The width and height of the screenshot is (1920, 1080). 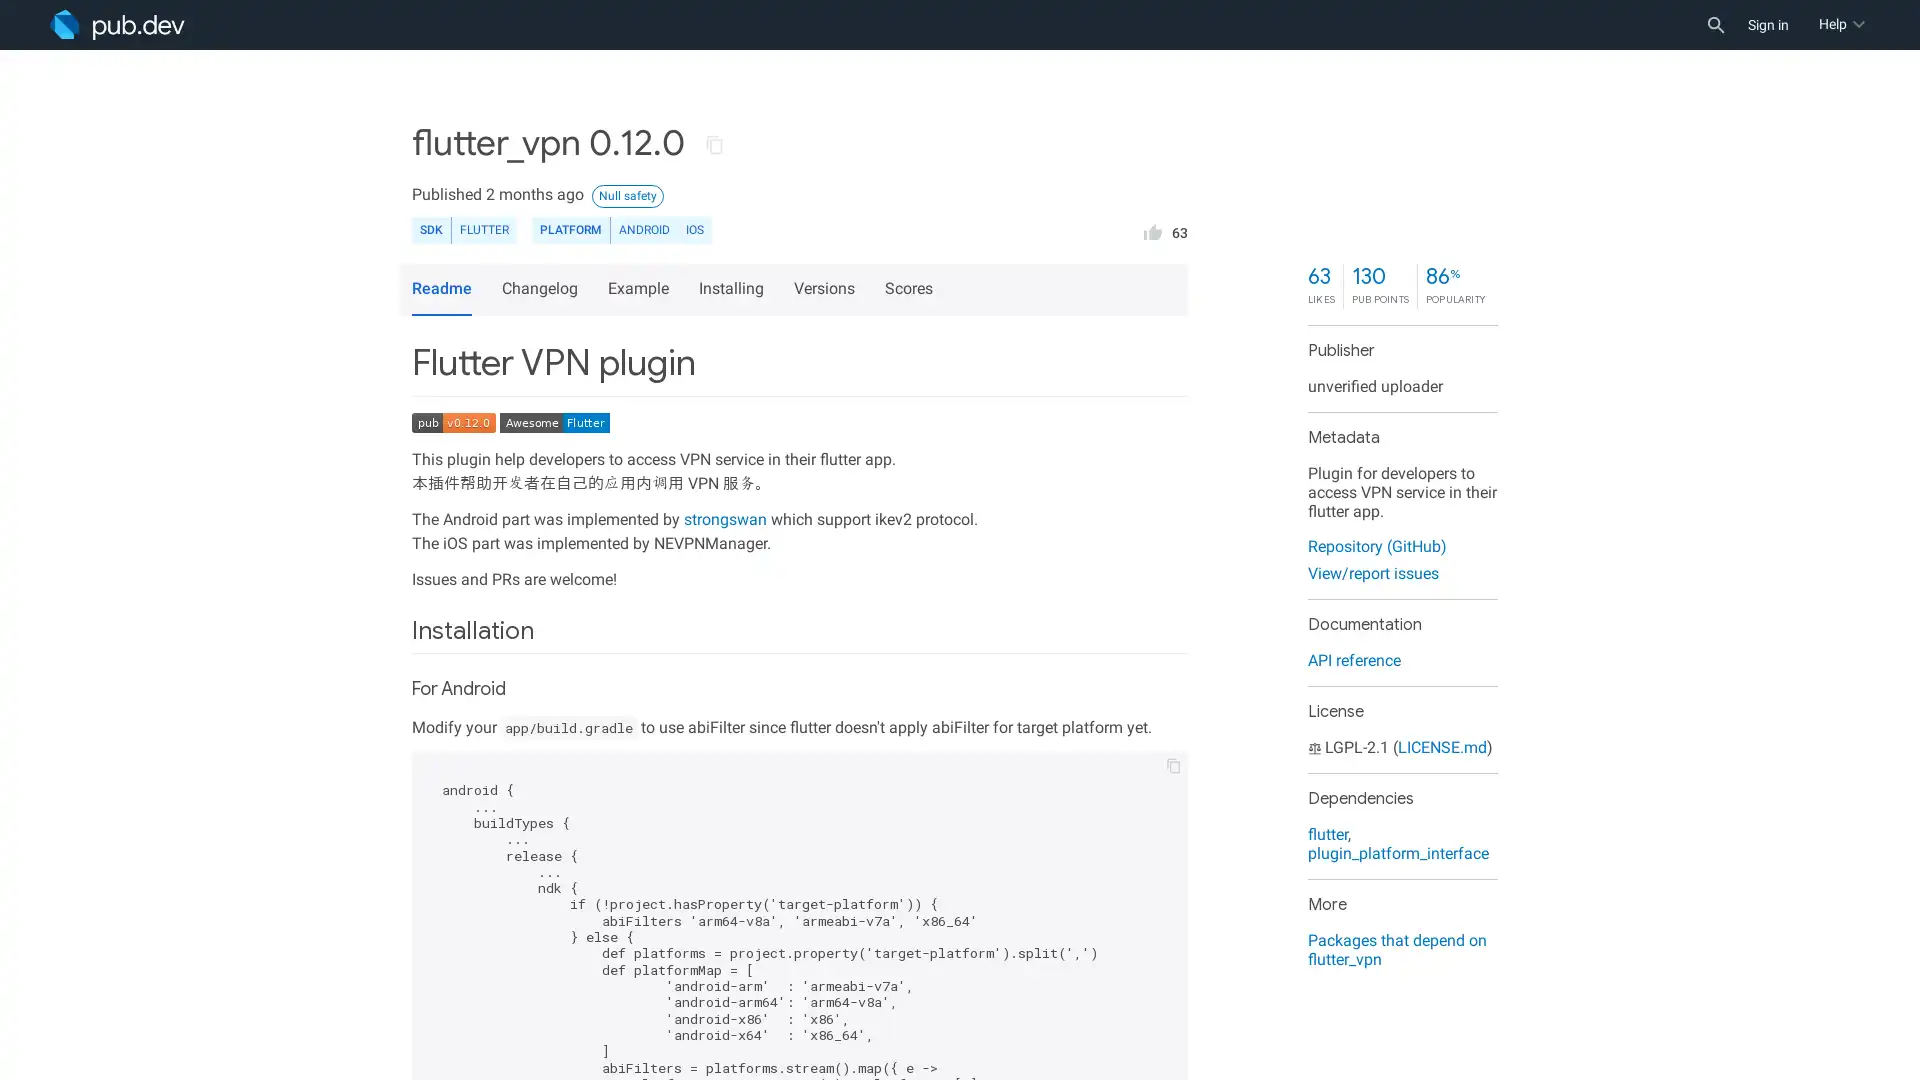 What do you see at coordinates (911, 289) in the screenshot?
I see `Scores` at bounding box center [911, 289].